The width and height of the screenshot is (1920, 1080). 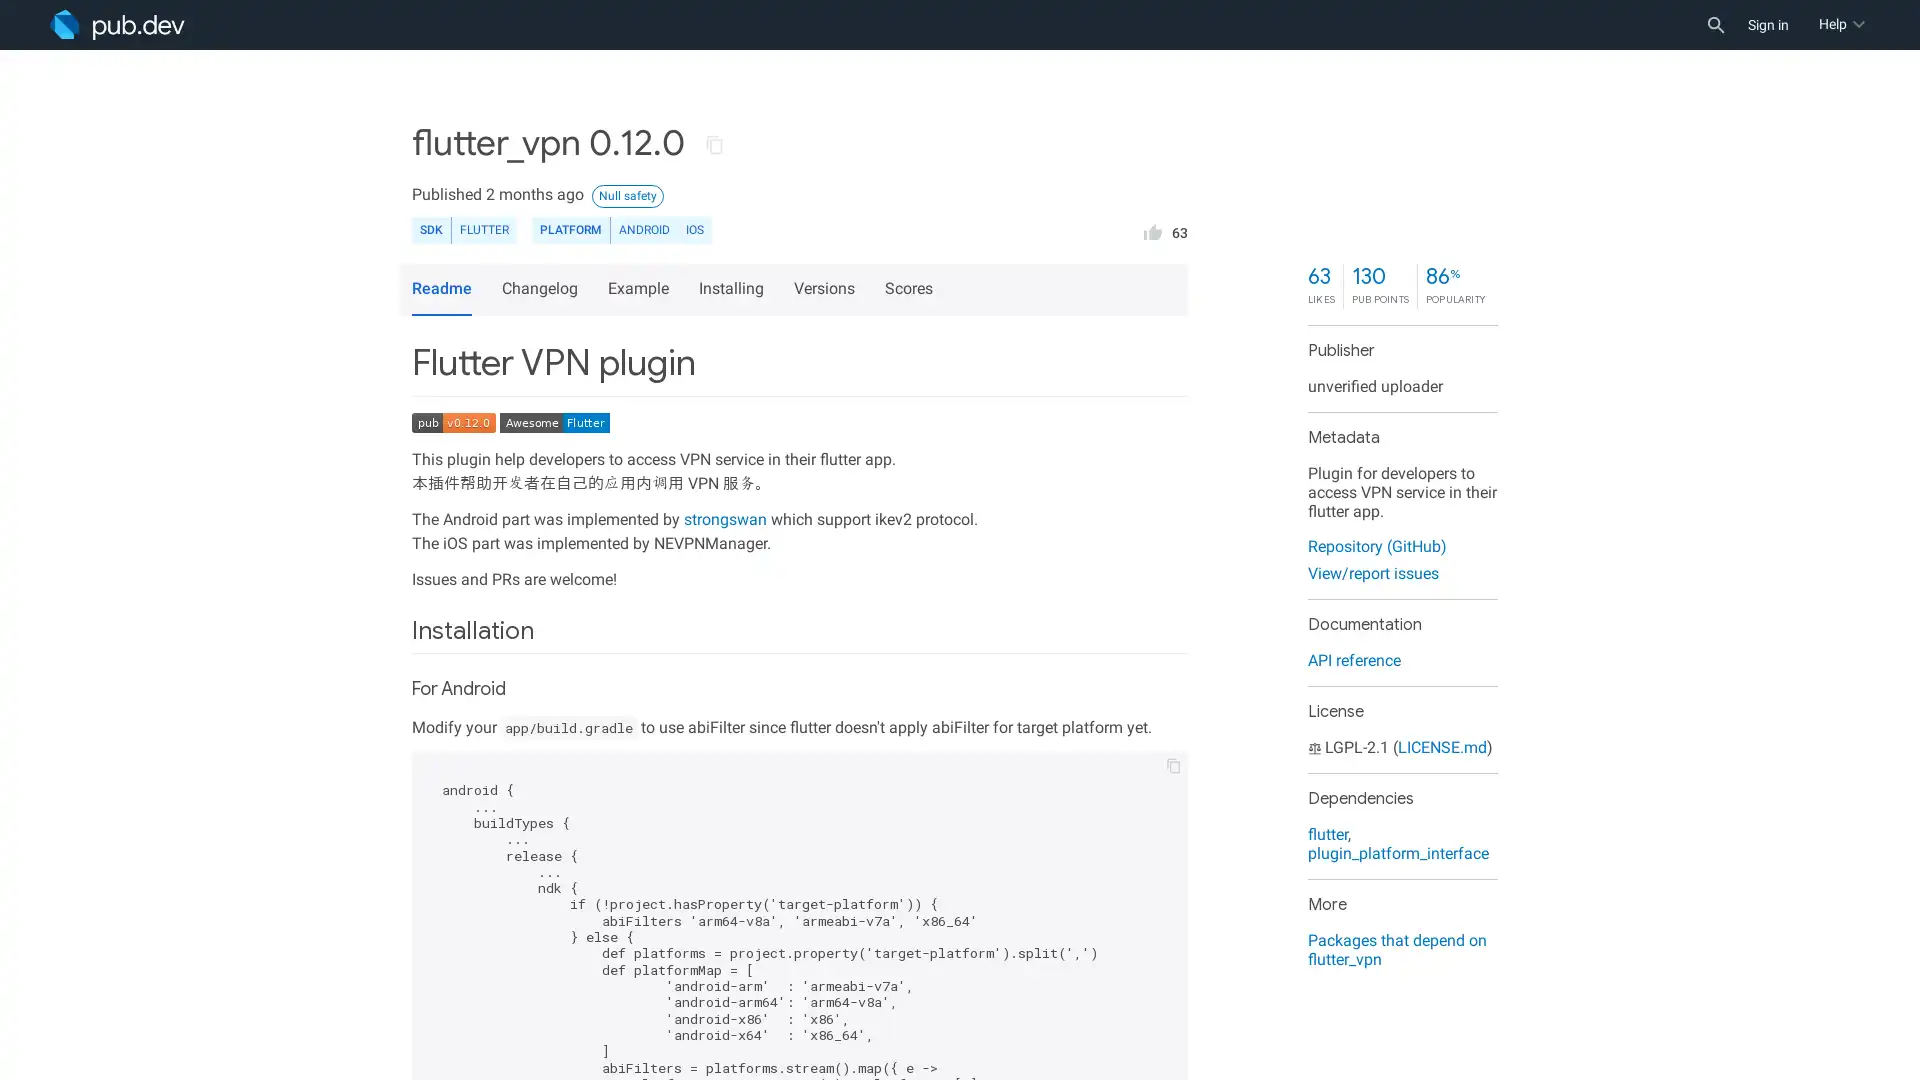 What do you see at coordinates (911, 289) in the screenshot?
I see `Scores` at bounding box center [911, 289].